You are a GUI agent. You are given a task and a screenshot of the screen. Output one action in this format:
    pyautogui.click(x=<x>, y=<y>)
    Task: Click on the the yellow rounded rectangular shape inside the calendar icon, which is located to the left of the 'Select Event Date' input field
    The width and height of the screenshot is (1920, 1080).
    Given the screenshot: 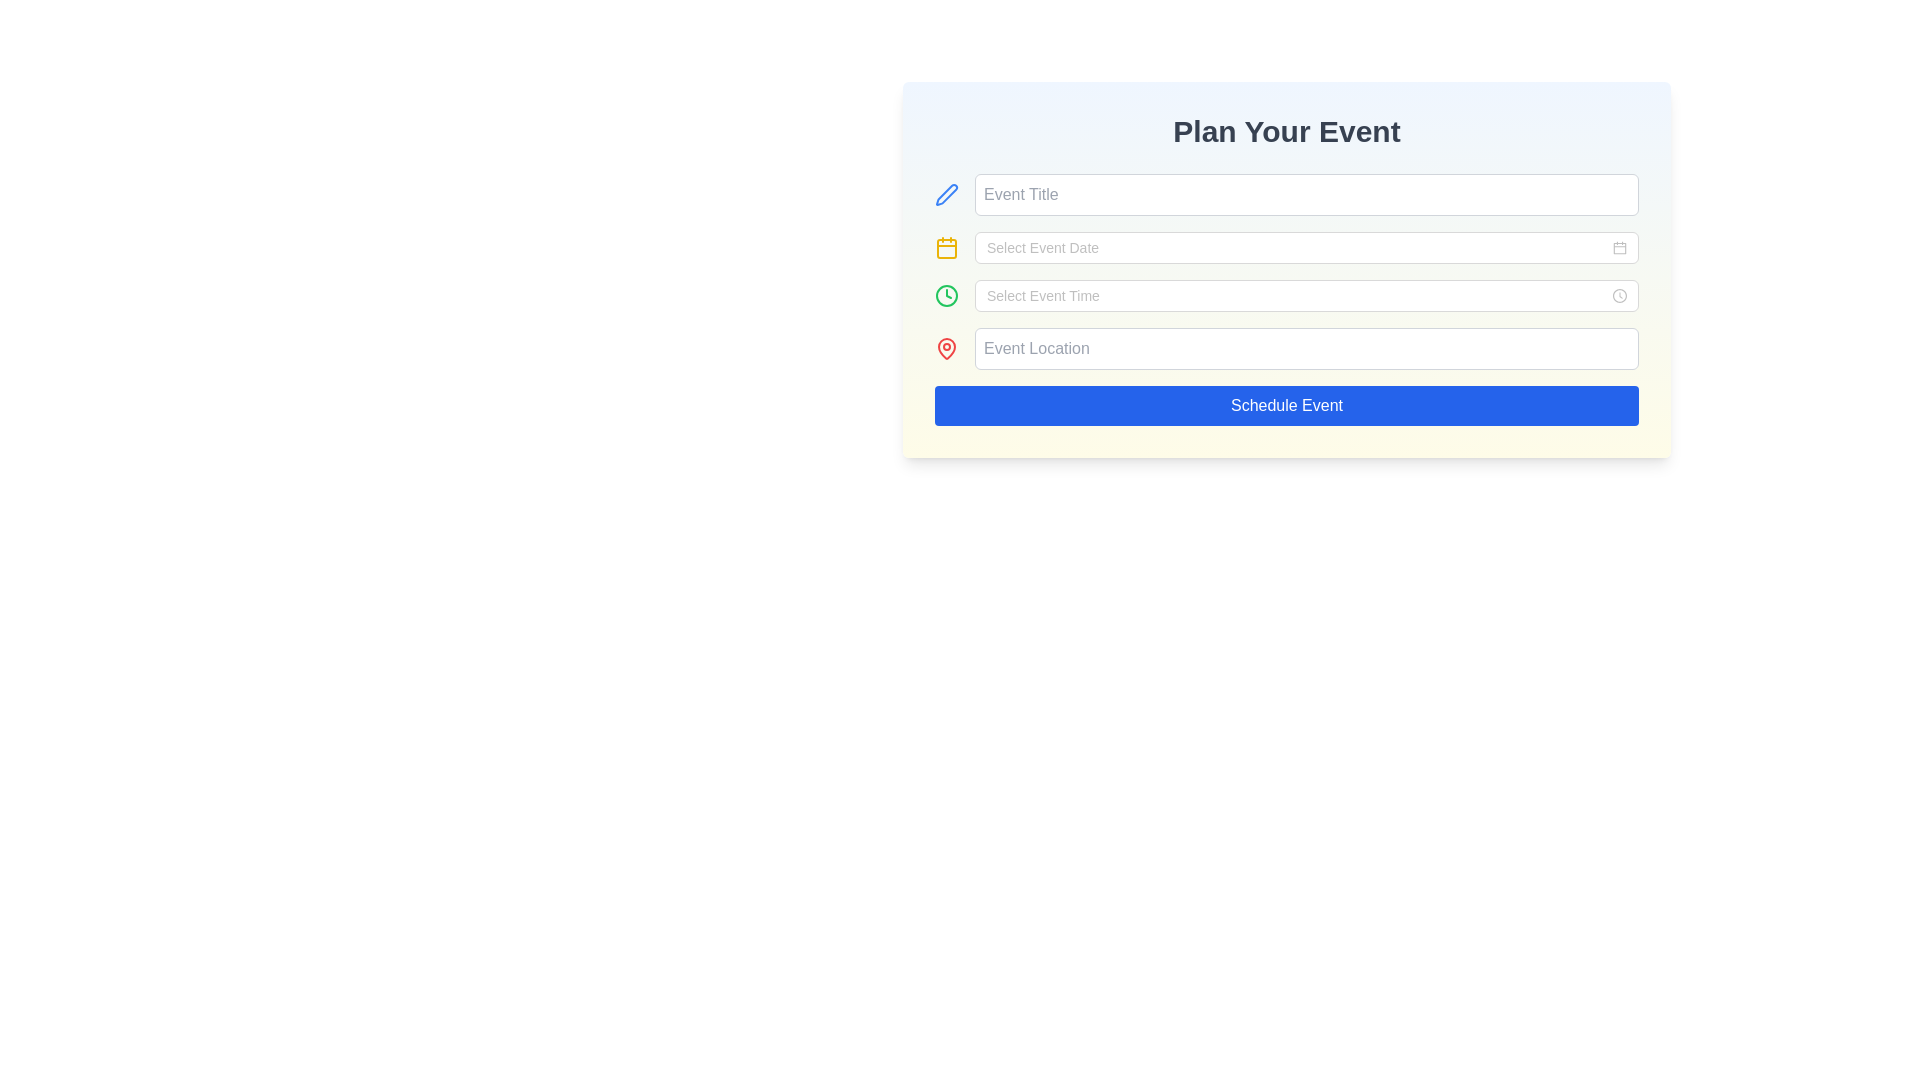 What is the action you would take?
    pyautogui.click(x=945, y=248)
    